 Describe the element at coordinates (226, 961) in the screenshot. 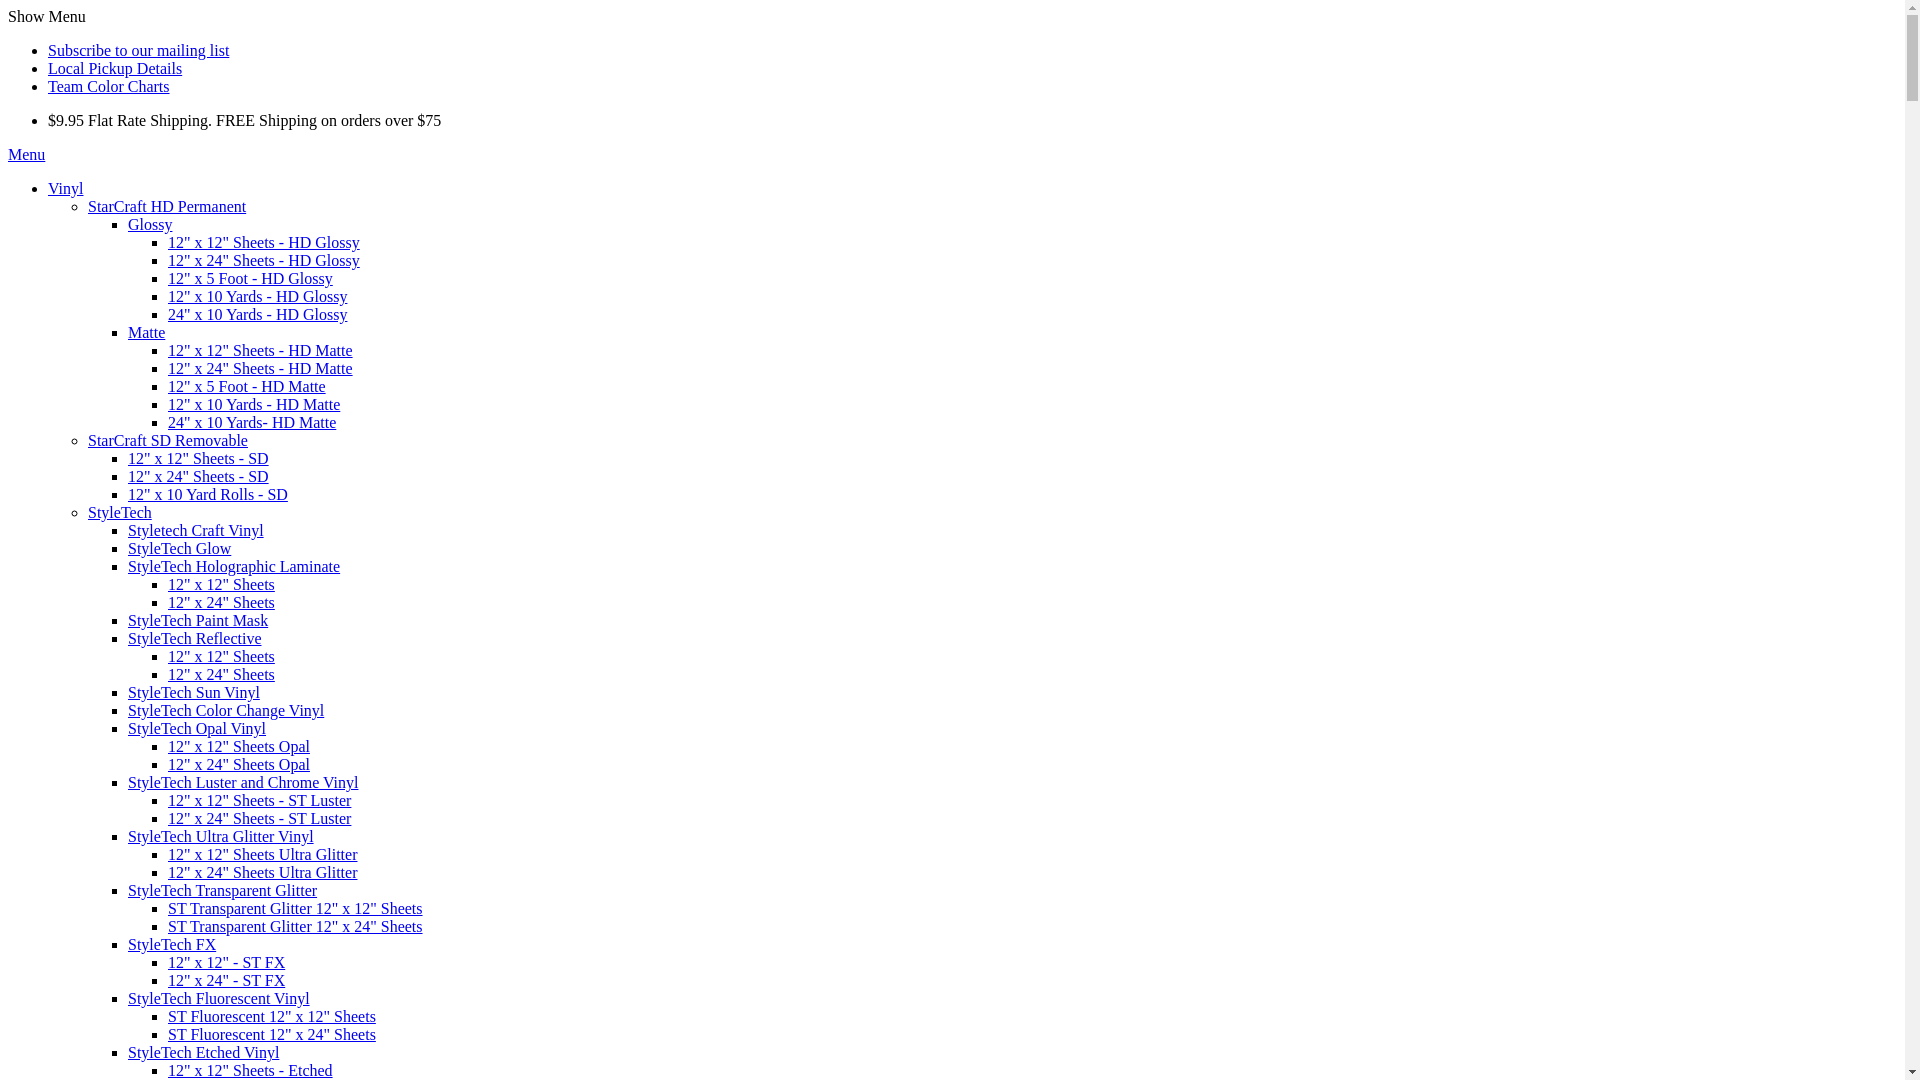

I see `'12" x 12" - ST FX'` at that location.